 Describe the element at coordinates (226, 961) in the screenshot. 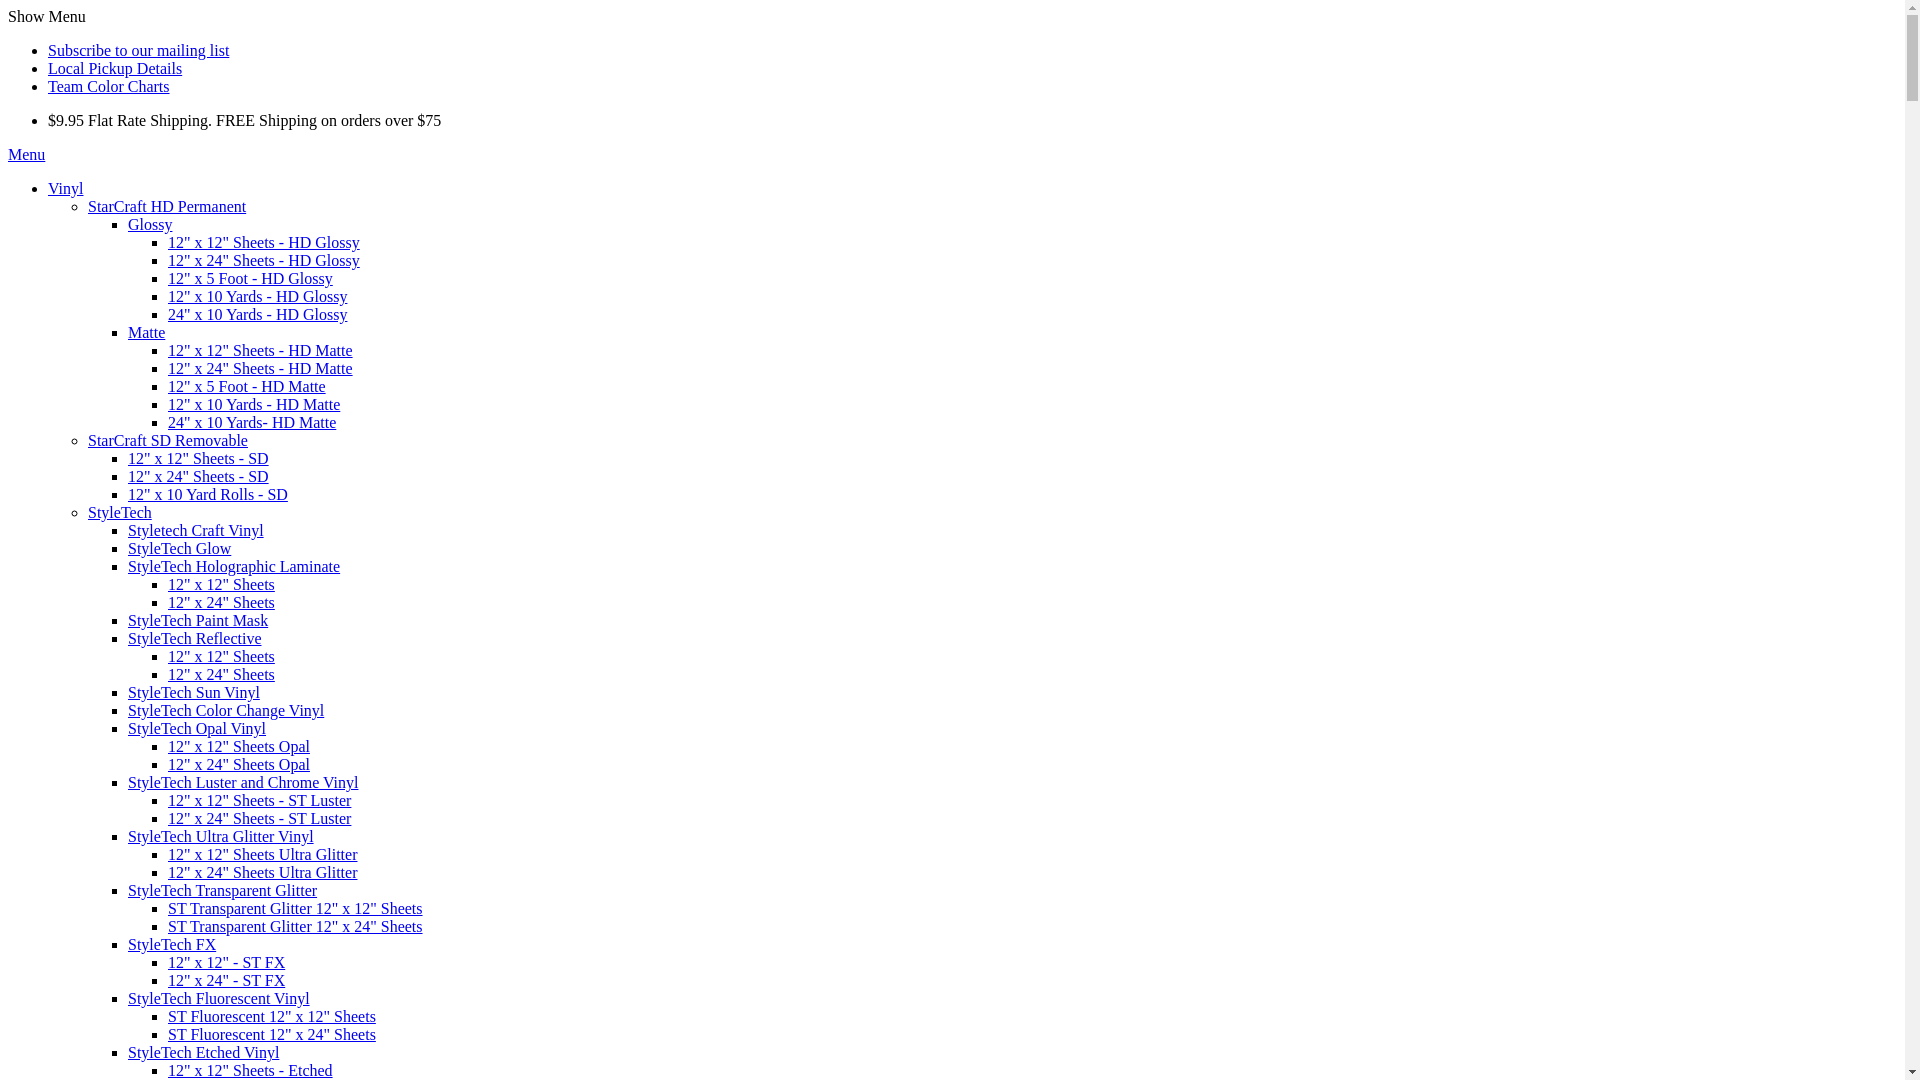

I see `'12" x 12" - ST FX'` at that location.